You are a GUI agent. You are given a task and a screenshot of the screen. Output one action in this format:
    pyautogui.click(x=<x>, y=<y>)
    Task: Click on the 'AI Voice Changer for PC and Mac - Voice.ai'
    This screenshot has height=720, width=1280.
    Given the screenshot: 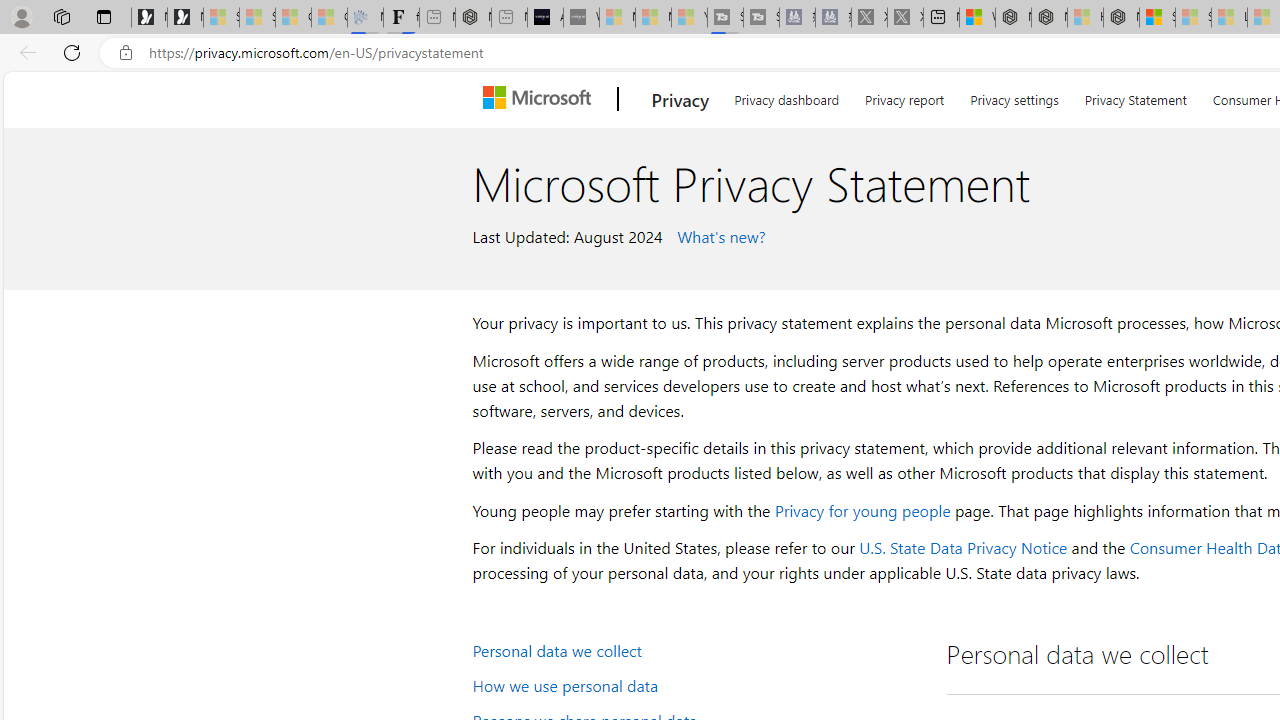 What is the action you would take?
    pyautogui.click(x=545, y=17)
    